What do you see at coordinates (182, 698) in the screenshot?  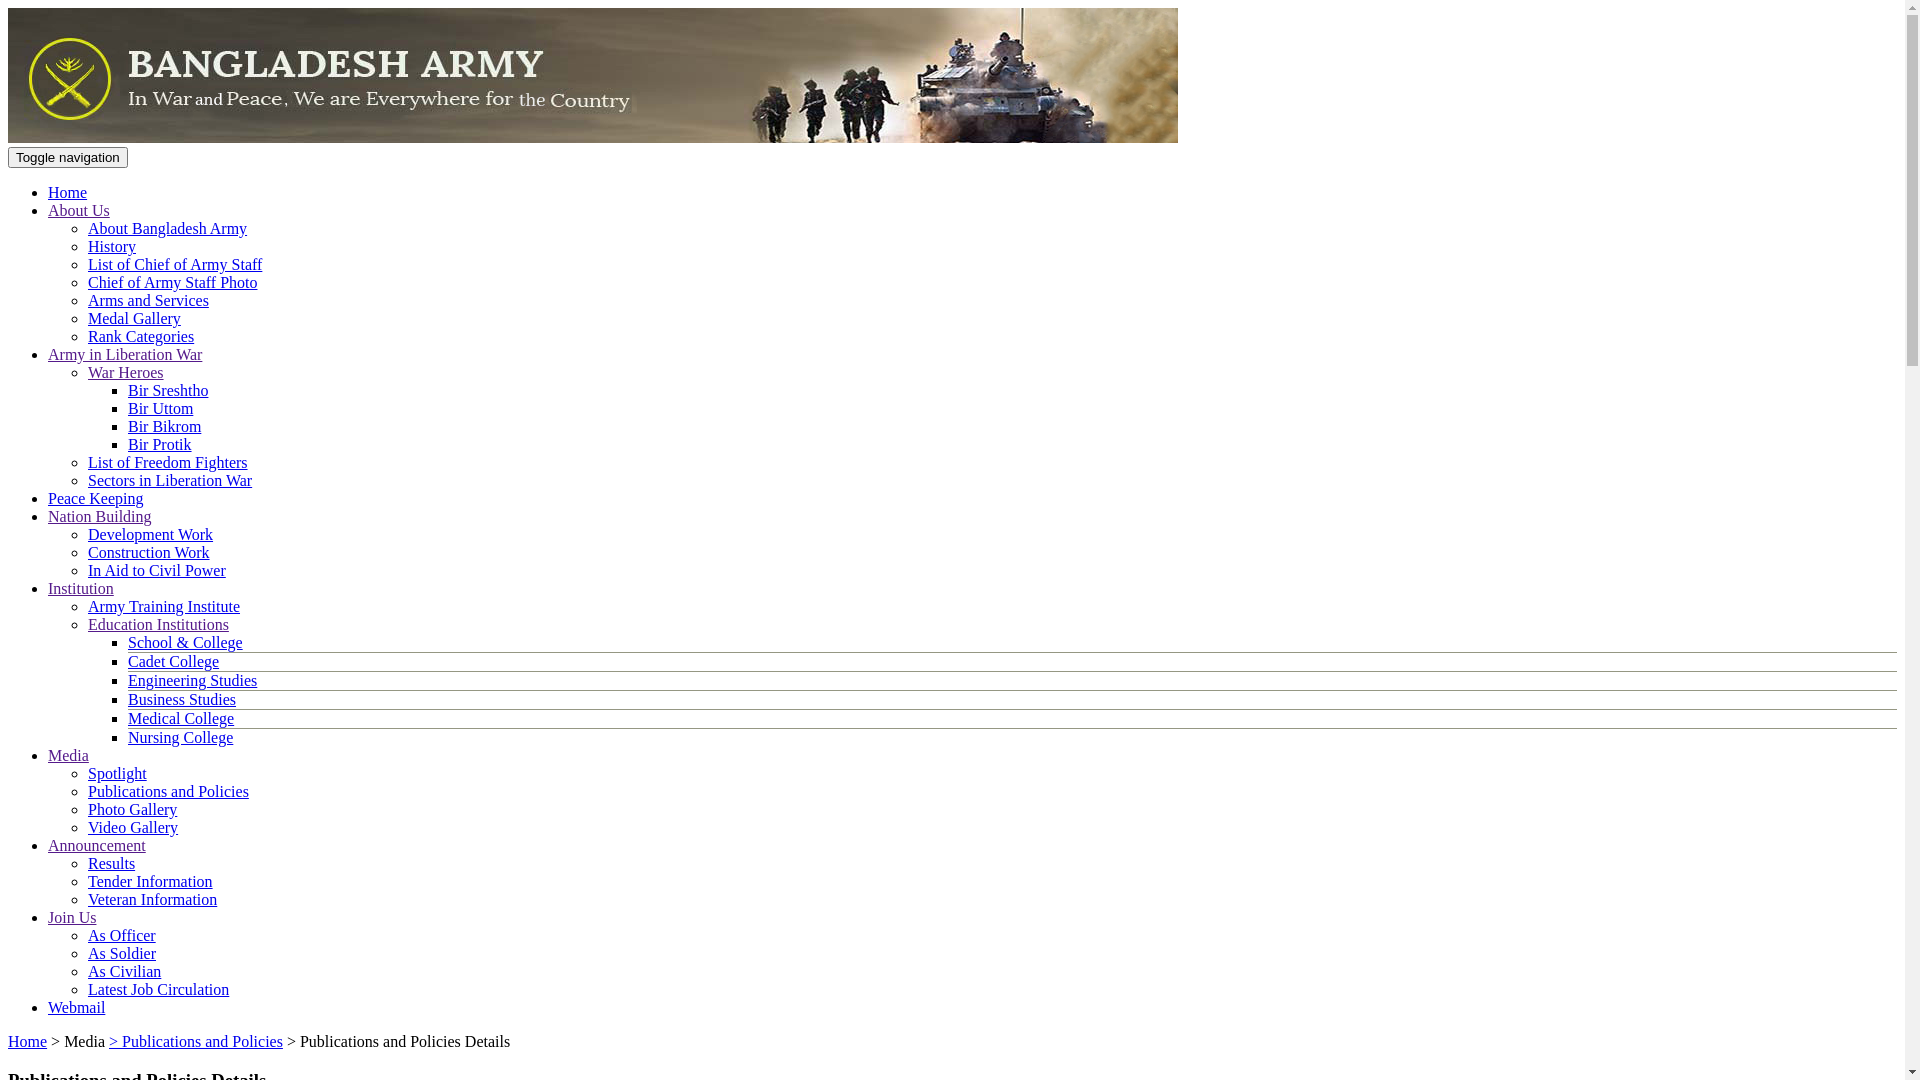 I see `'Business Studies'` at bounding box center [182, 698].